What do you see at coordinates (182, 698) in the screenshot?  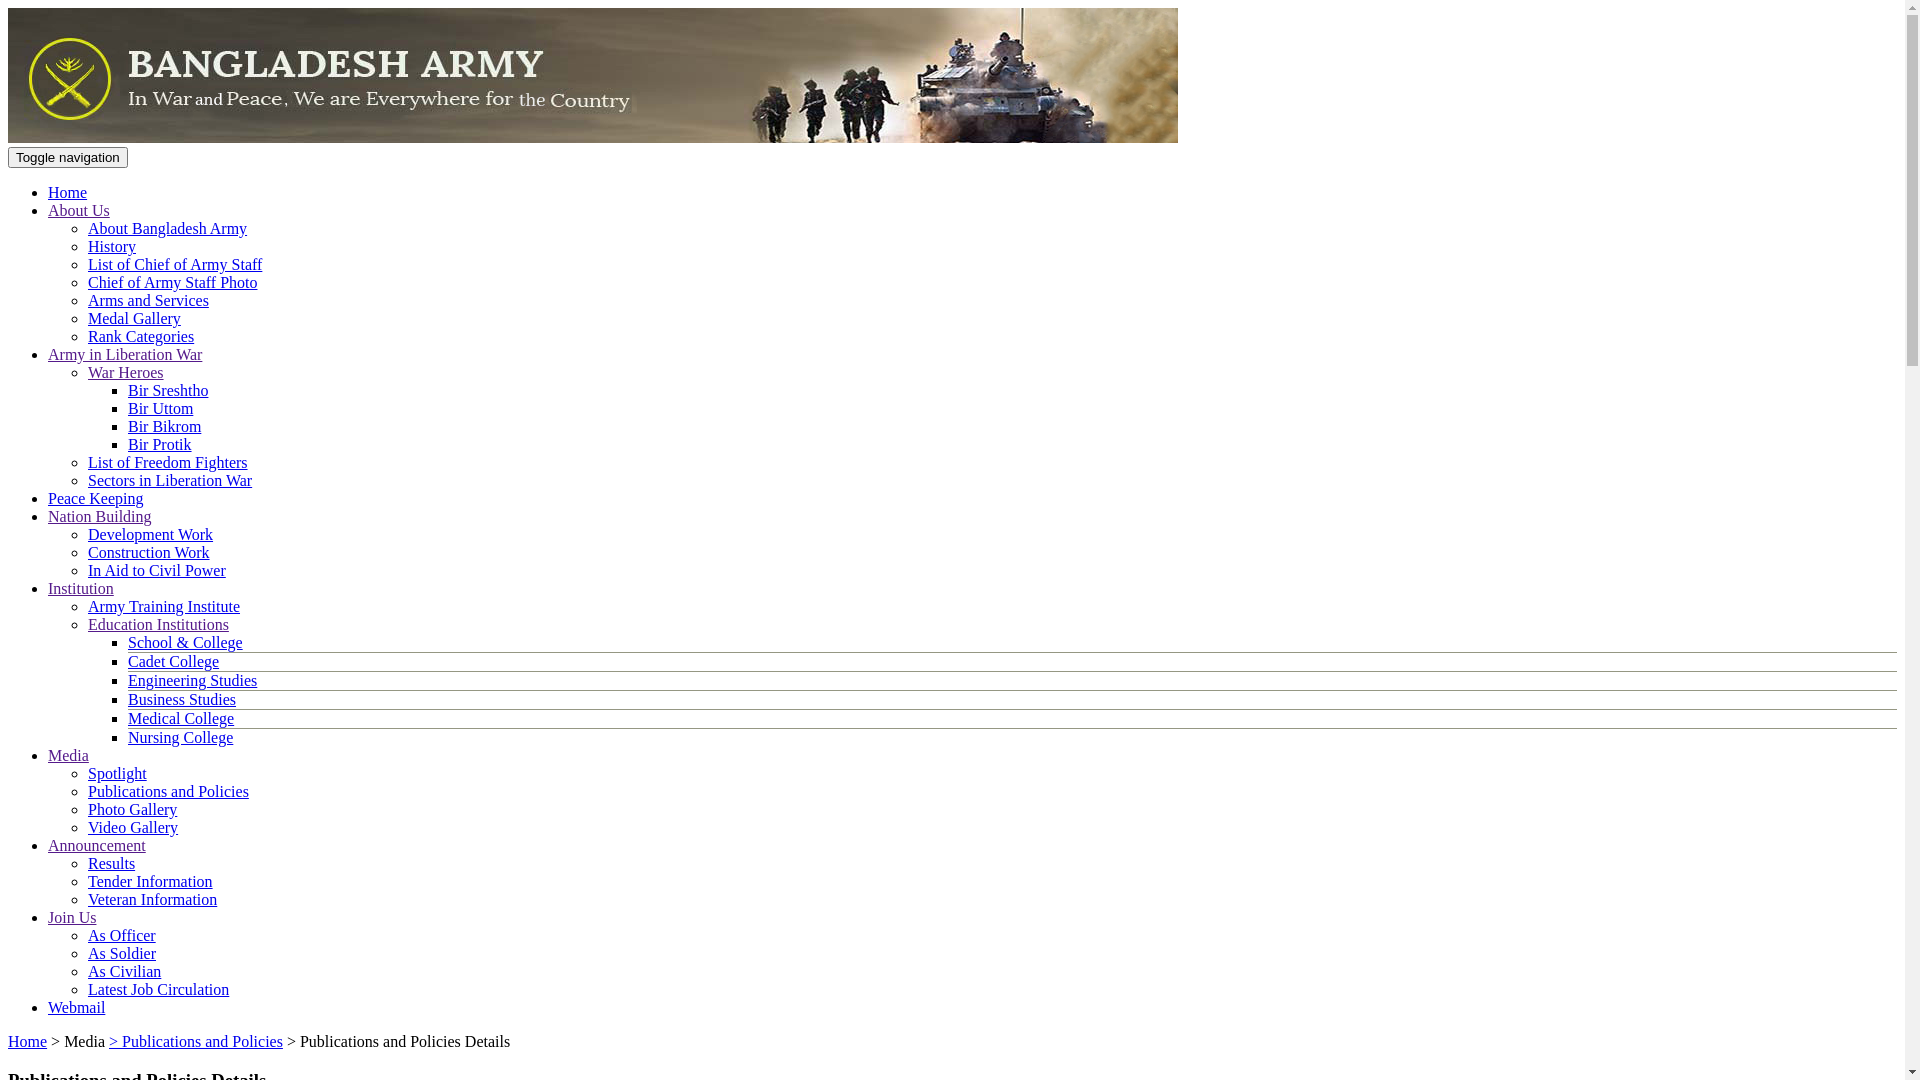 I see `'Business Studies'` at bounding box center [182, 698].